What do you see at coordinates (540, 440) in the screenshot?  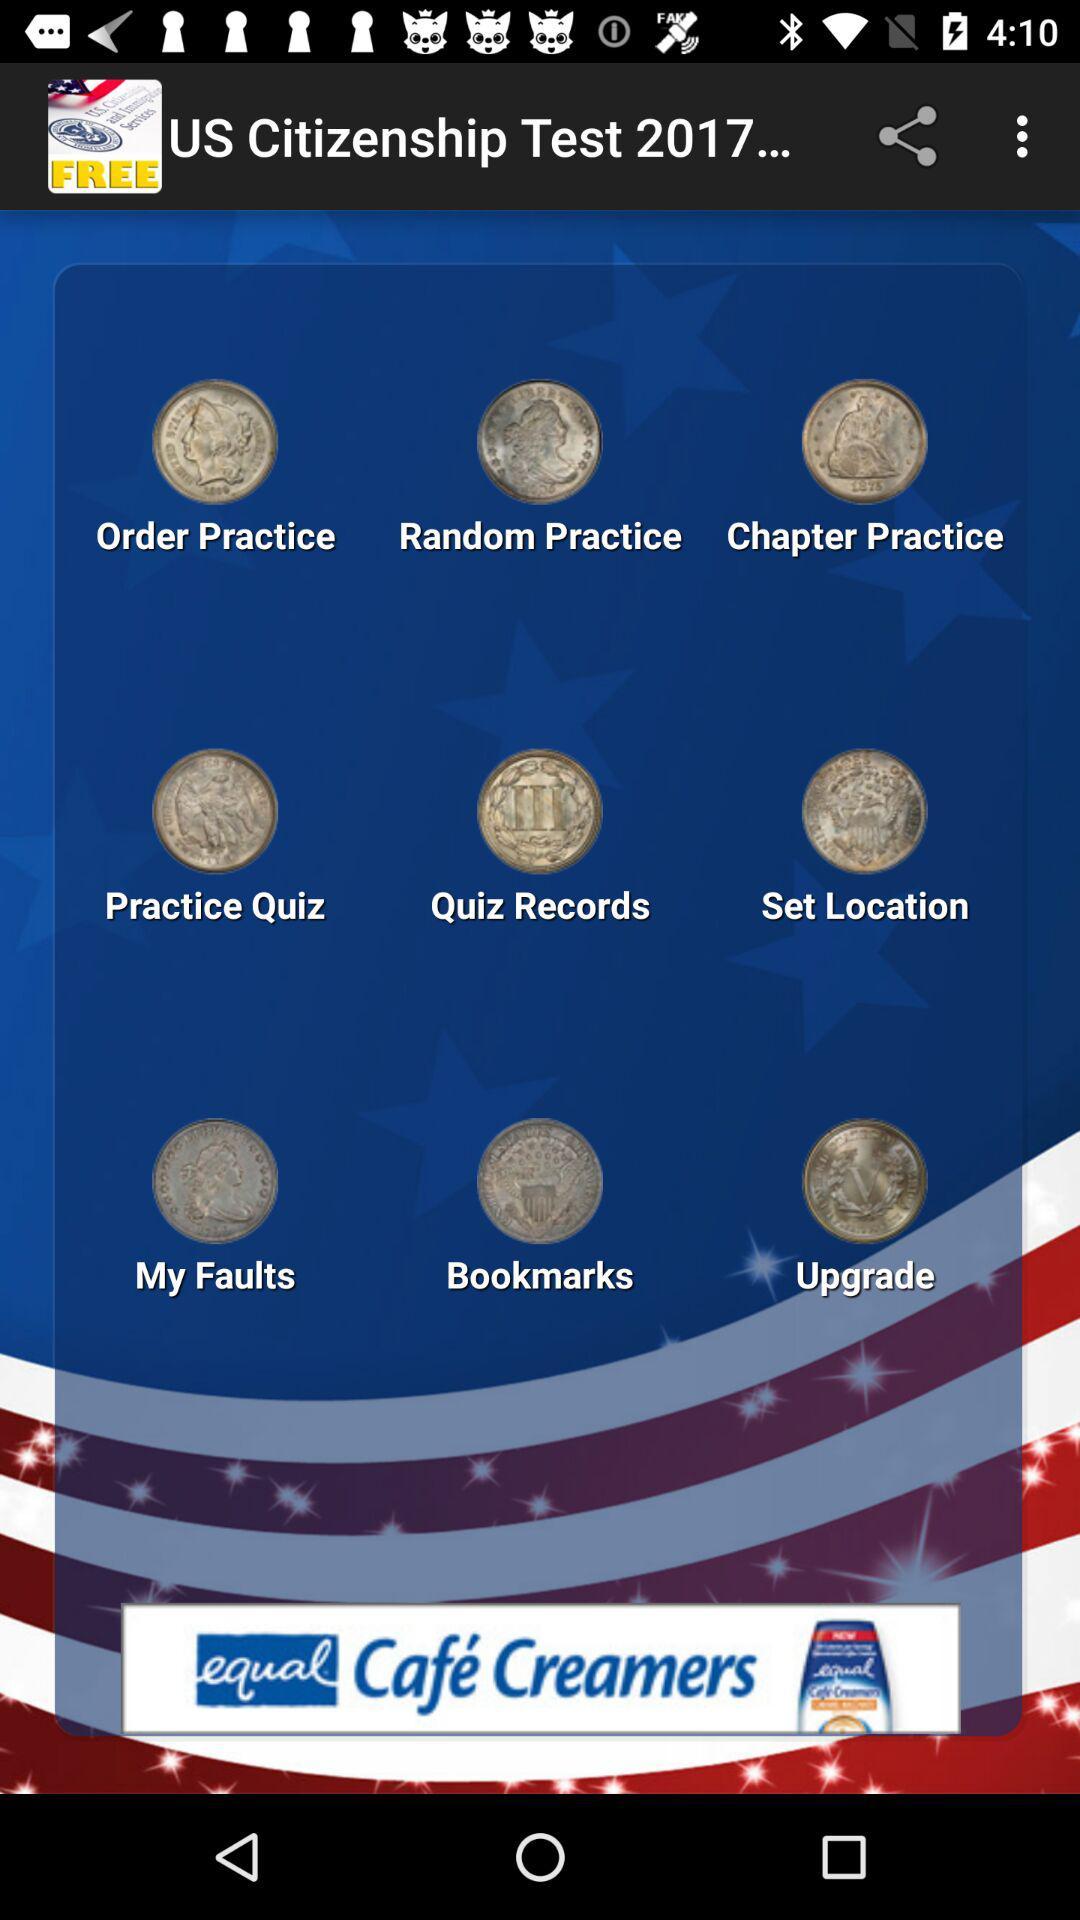 I see `the avatar icon` at bounding box center [540, 440].